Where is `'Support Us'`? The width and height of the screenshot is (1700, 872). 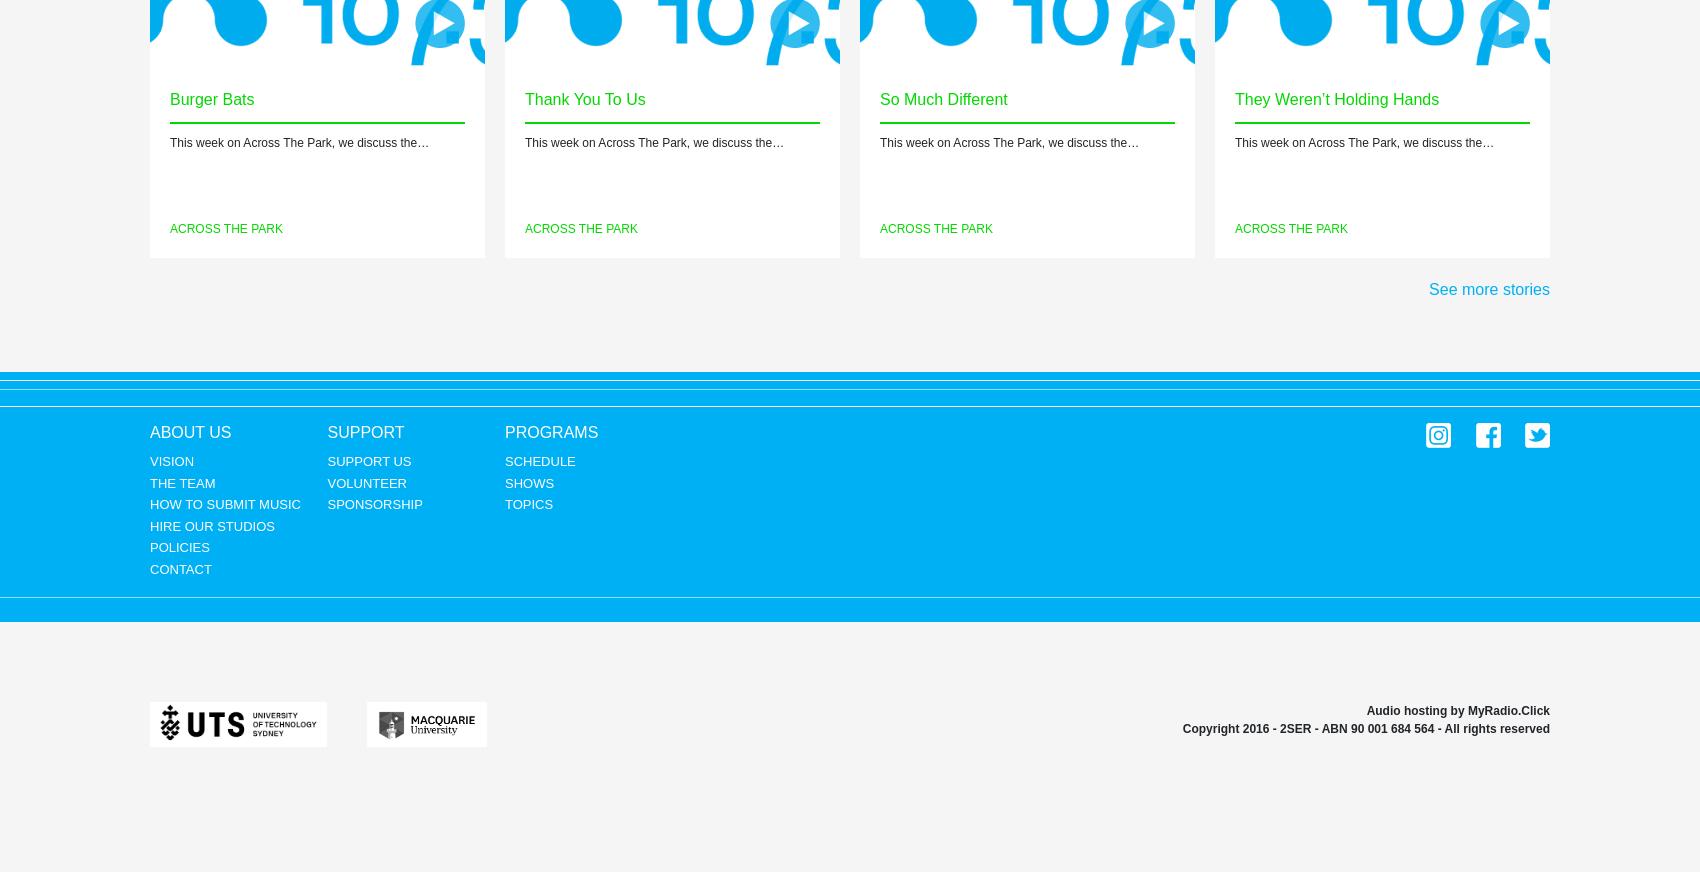 'Support Us' is located at coordinates (368, 460).